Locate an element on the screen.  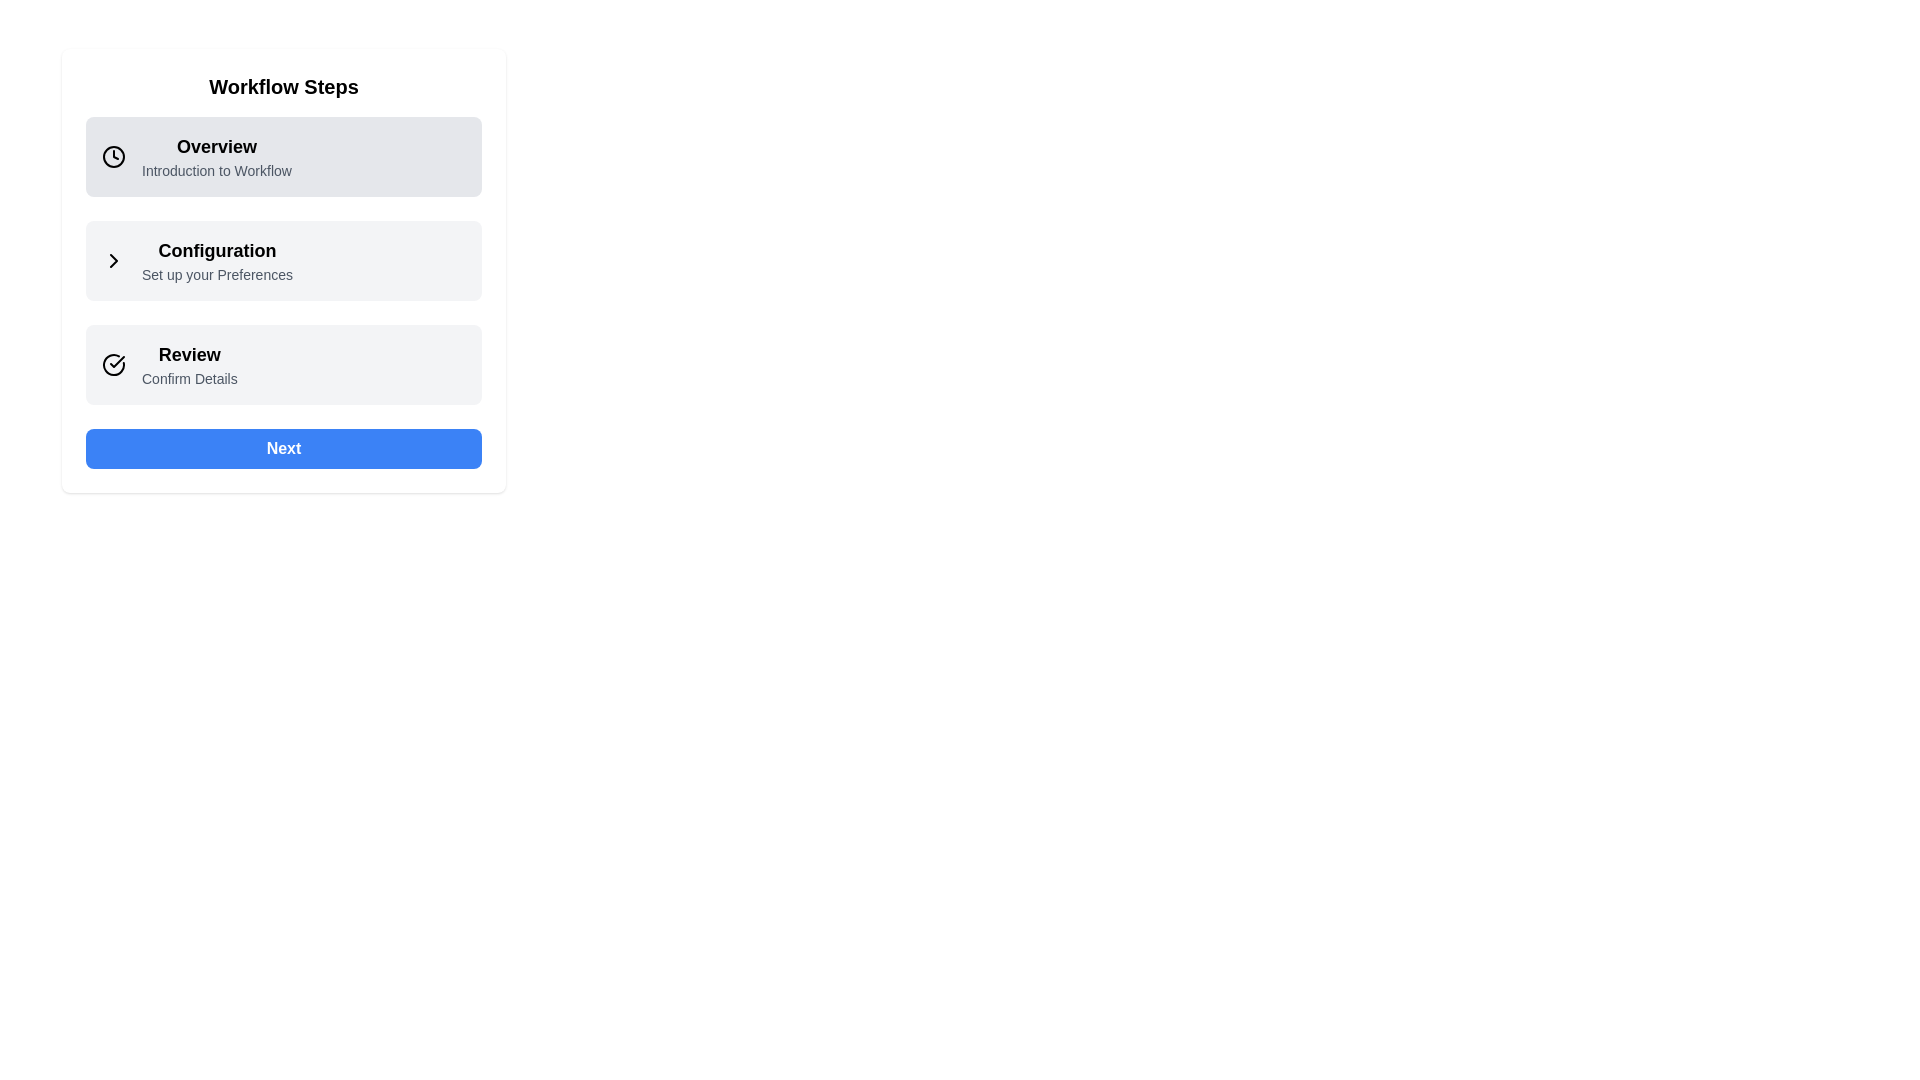
the SVG circle that visually represents the workflow step related to the overview in the Workflow Steps panel, located on the left side of the section is located at coordinates (113, 156).